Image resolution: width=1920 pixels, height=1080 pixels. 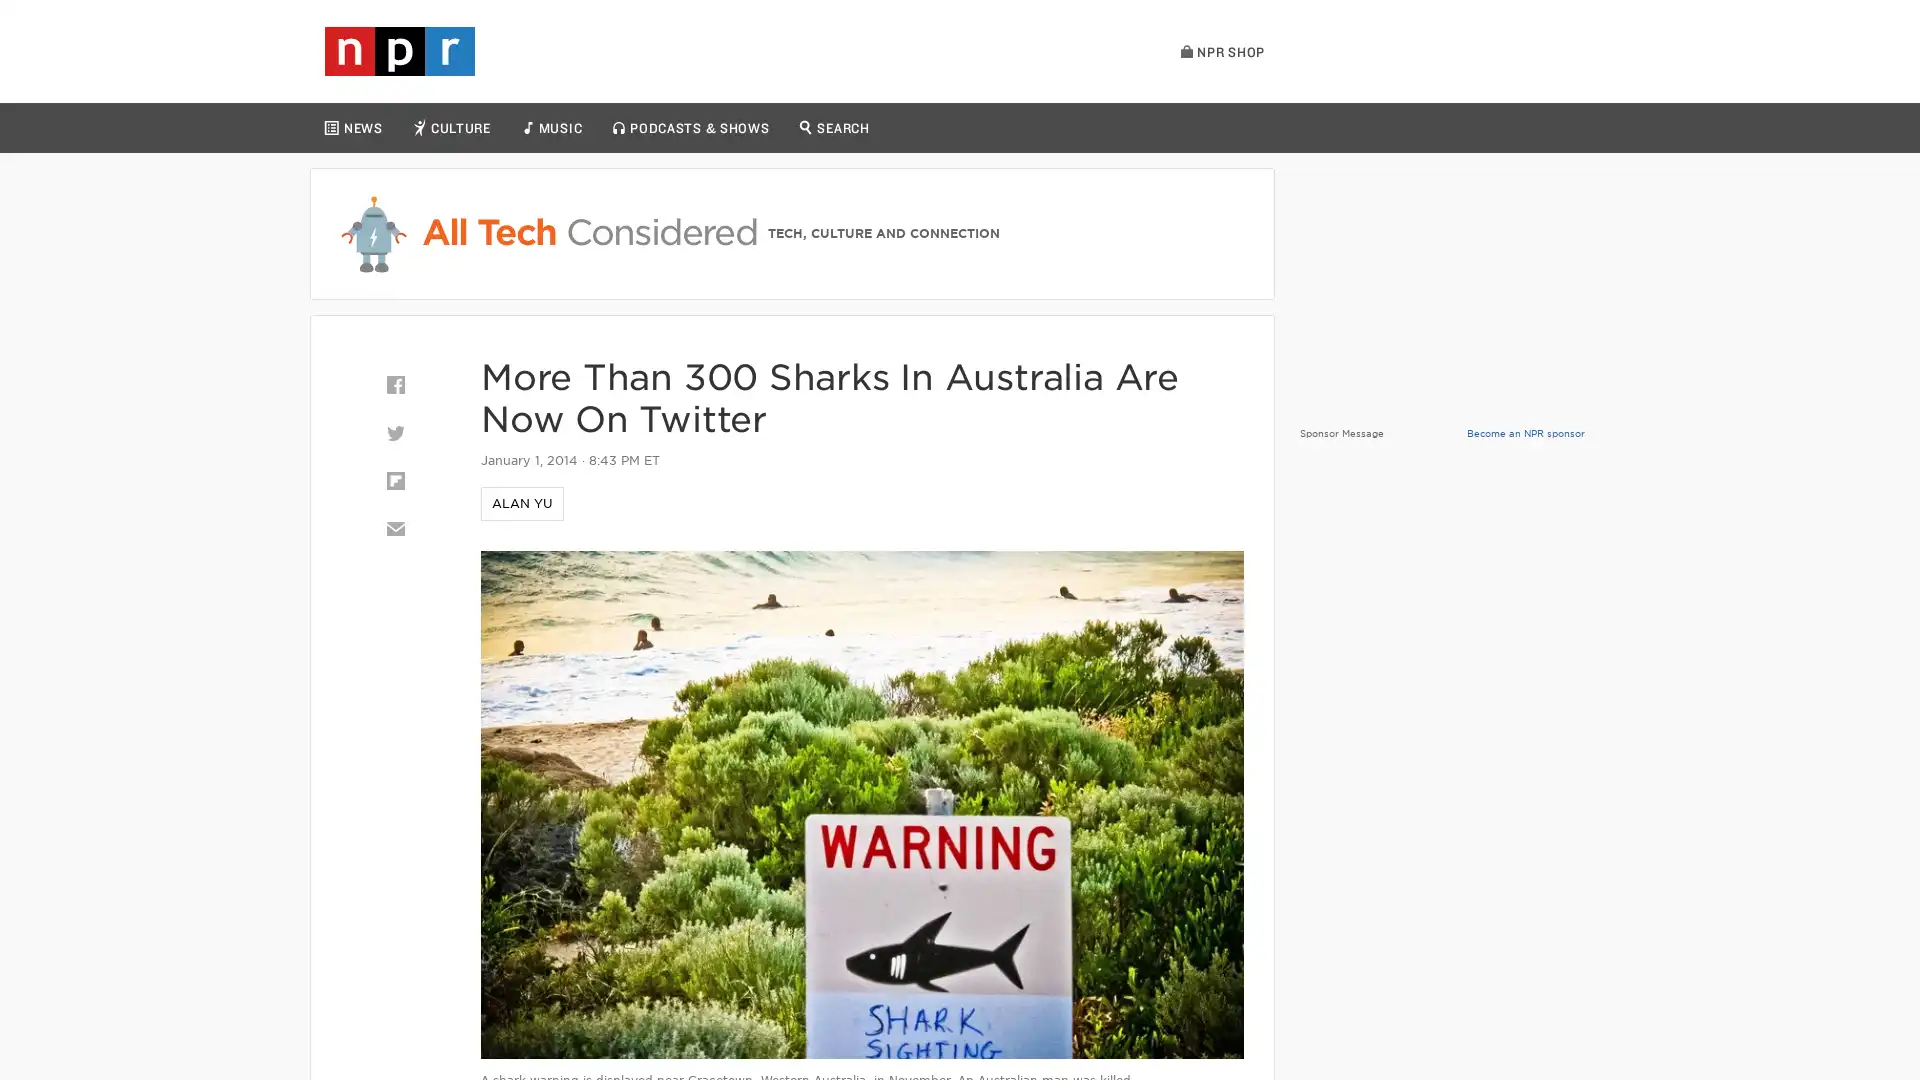 I want to click on PLAYLIST, so click(x=1546, y=128).